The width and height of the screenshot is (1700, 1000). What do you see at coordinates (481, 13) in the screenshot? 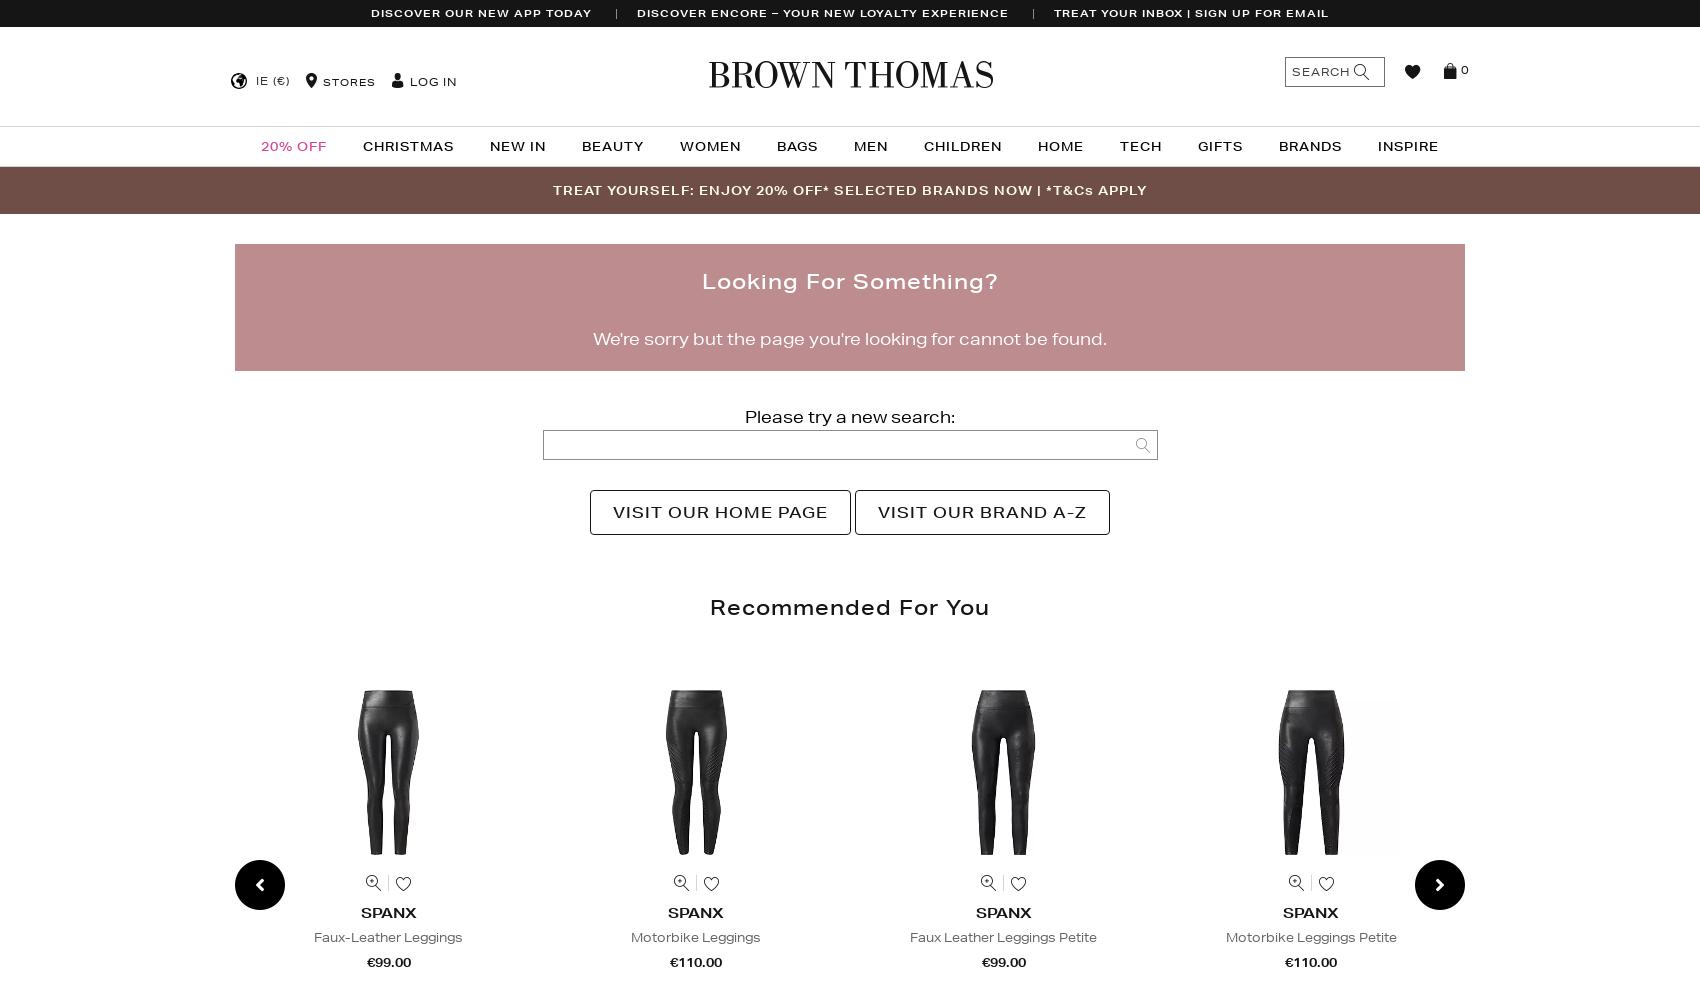
I see `'DISCOVER OUR NEW APP TODAY'` at bounding box center [481, 13].